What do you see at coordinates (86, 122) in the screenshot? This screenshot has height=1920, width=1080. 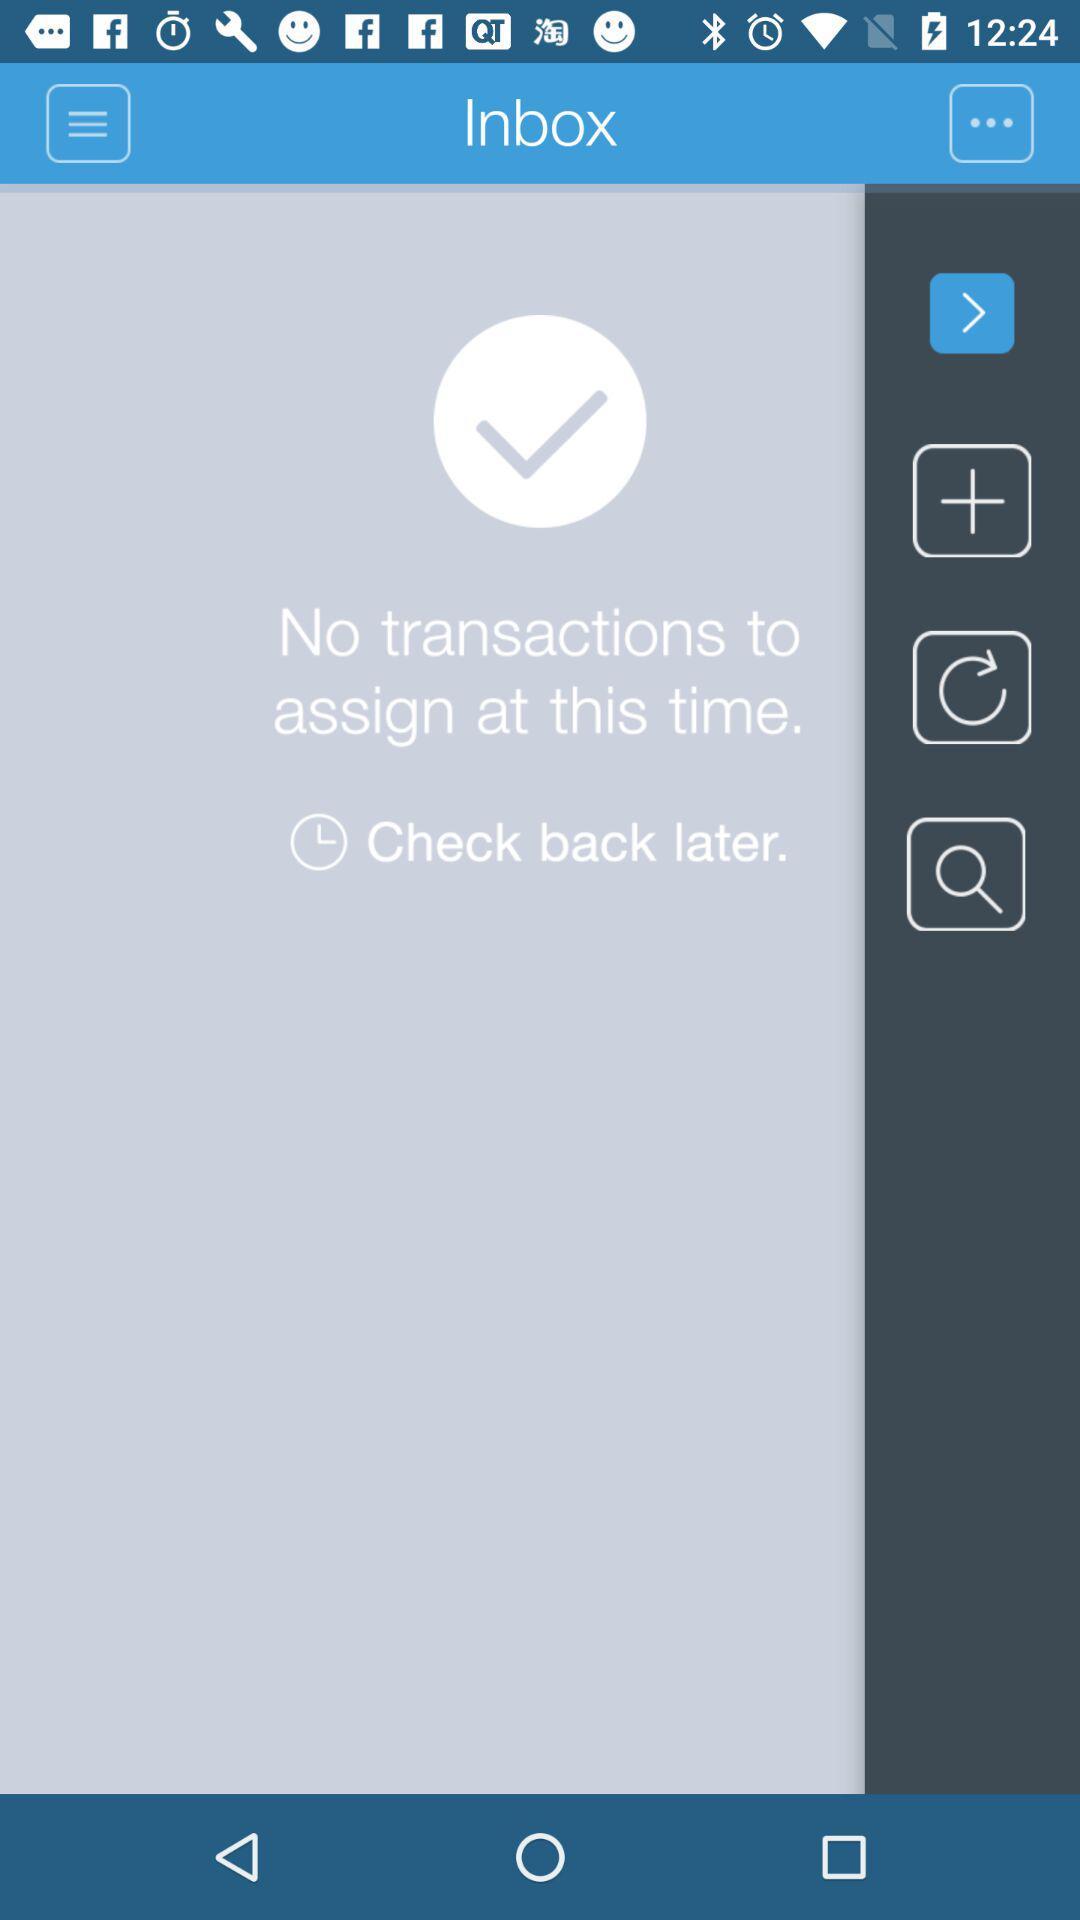 I see `icon at the top left corner` at bounding box center [86, 122].